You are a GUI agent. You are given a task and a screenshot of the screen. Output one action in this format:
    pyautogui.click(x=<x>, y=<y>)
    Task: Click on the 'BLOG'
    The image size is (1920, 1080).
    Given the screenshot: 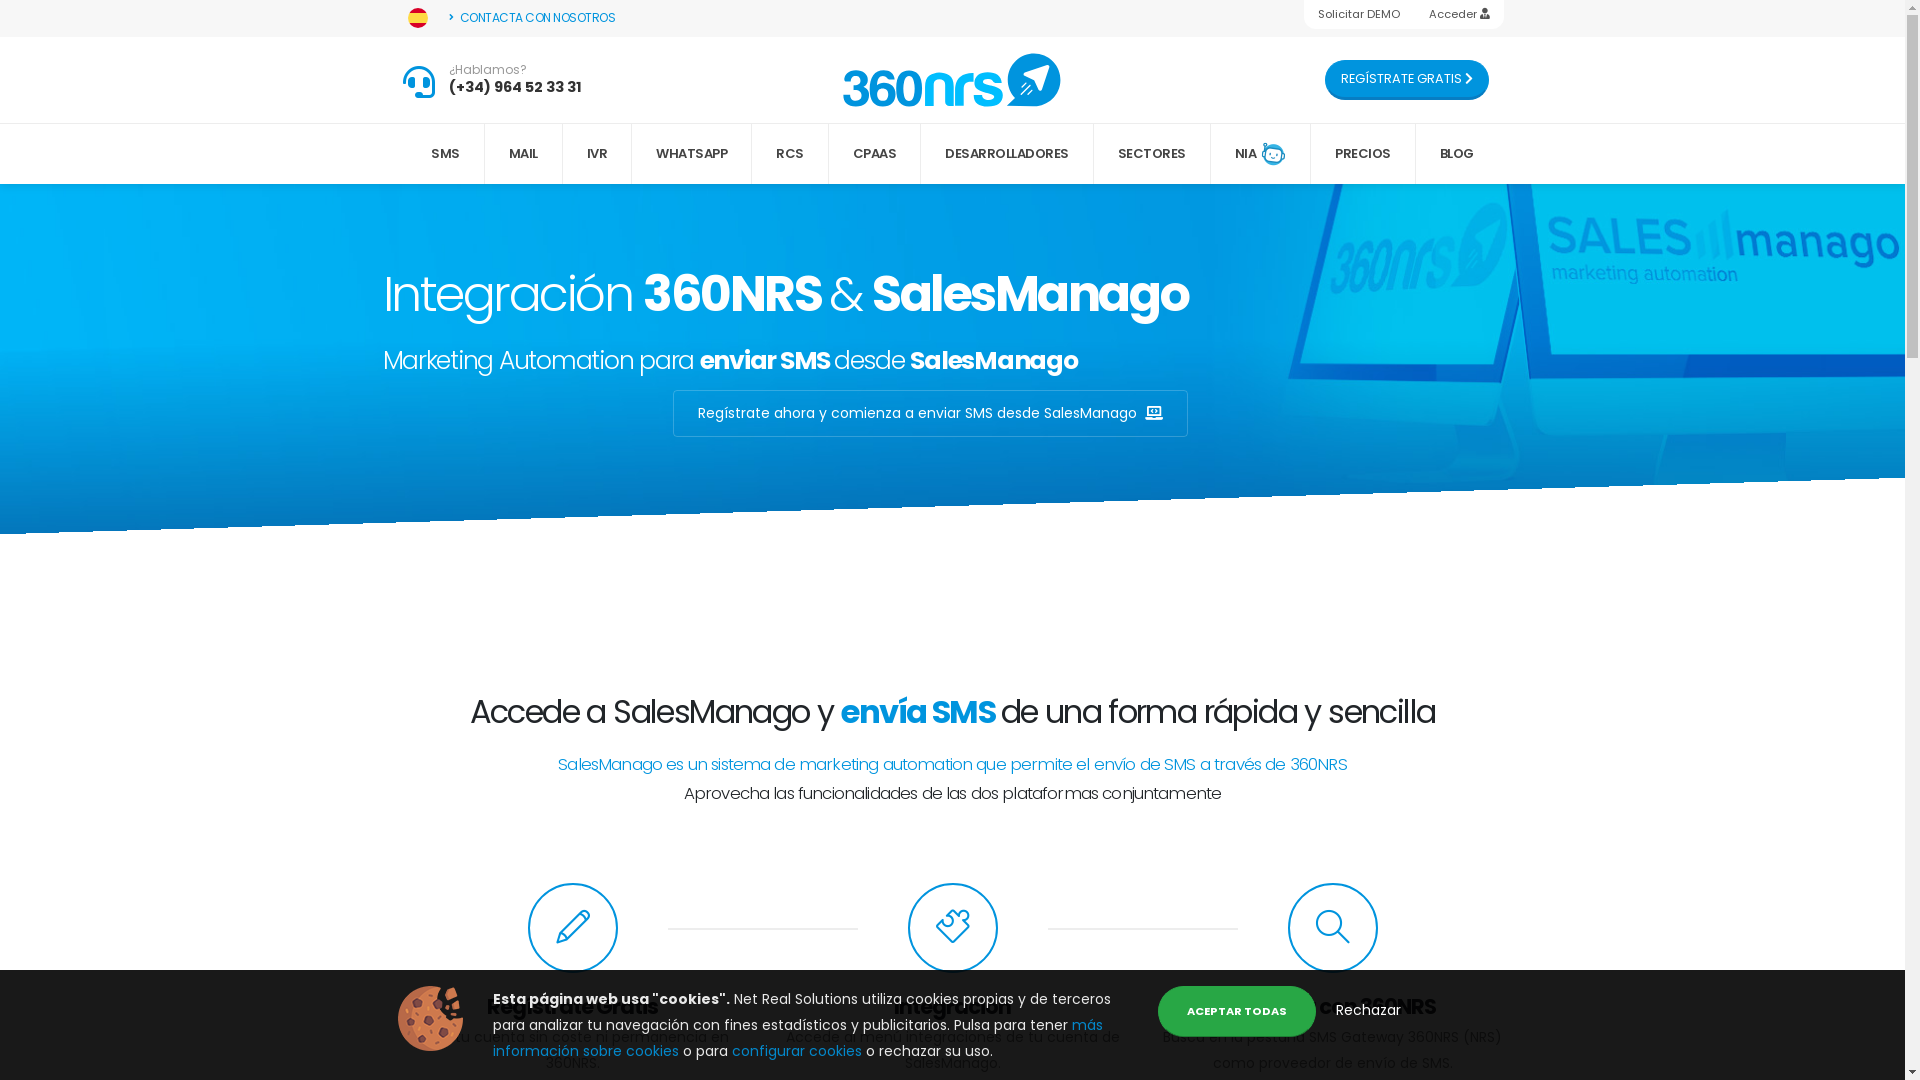 What is the action you would take?
    pyautogui.click(x=1457, y=153)
    